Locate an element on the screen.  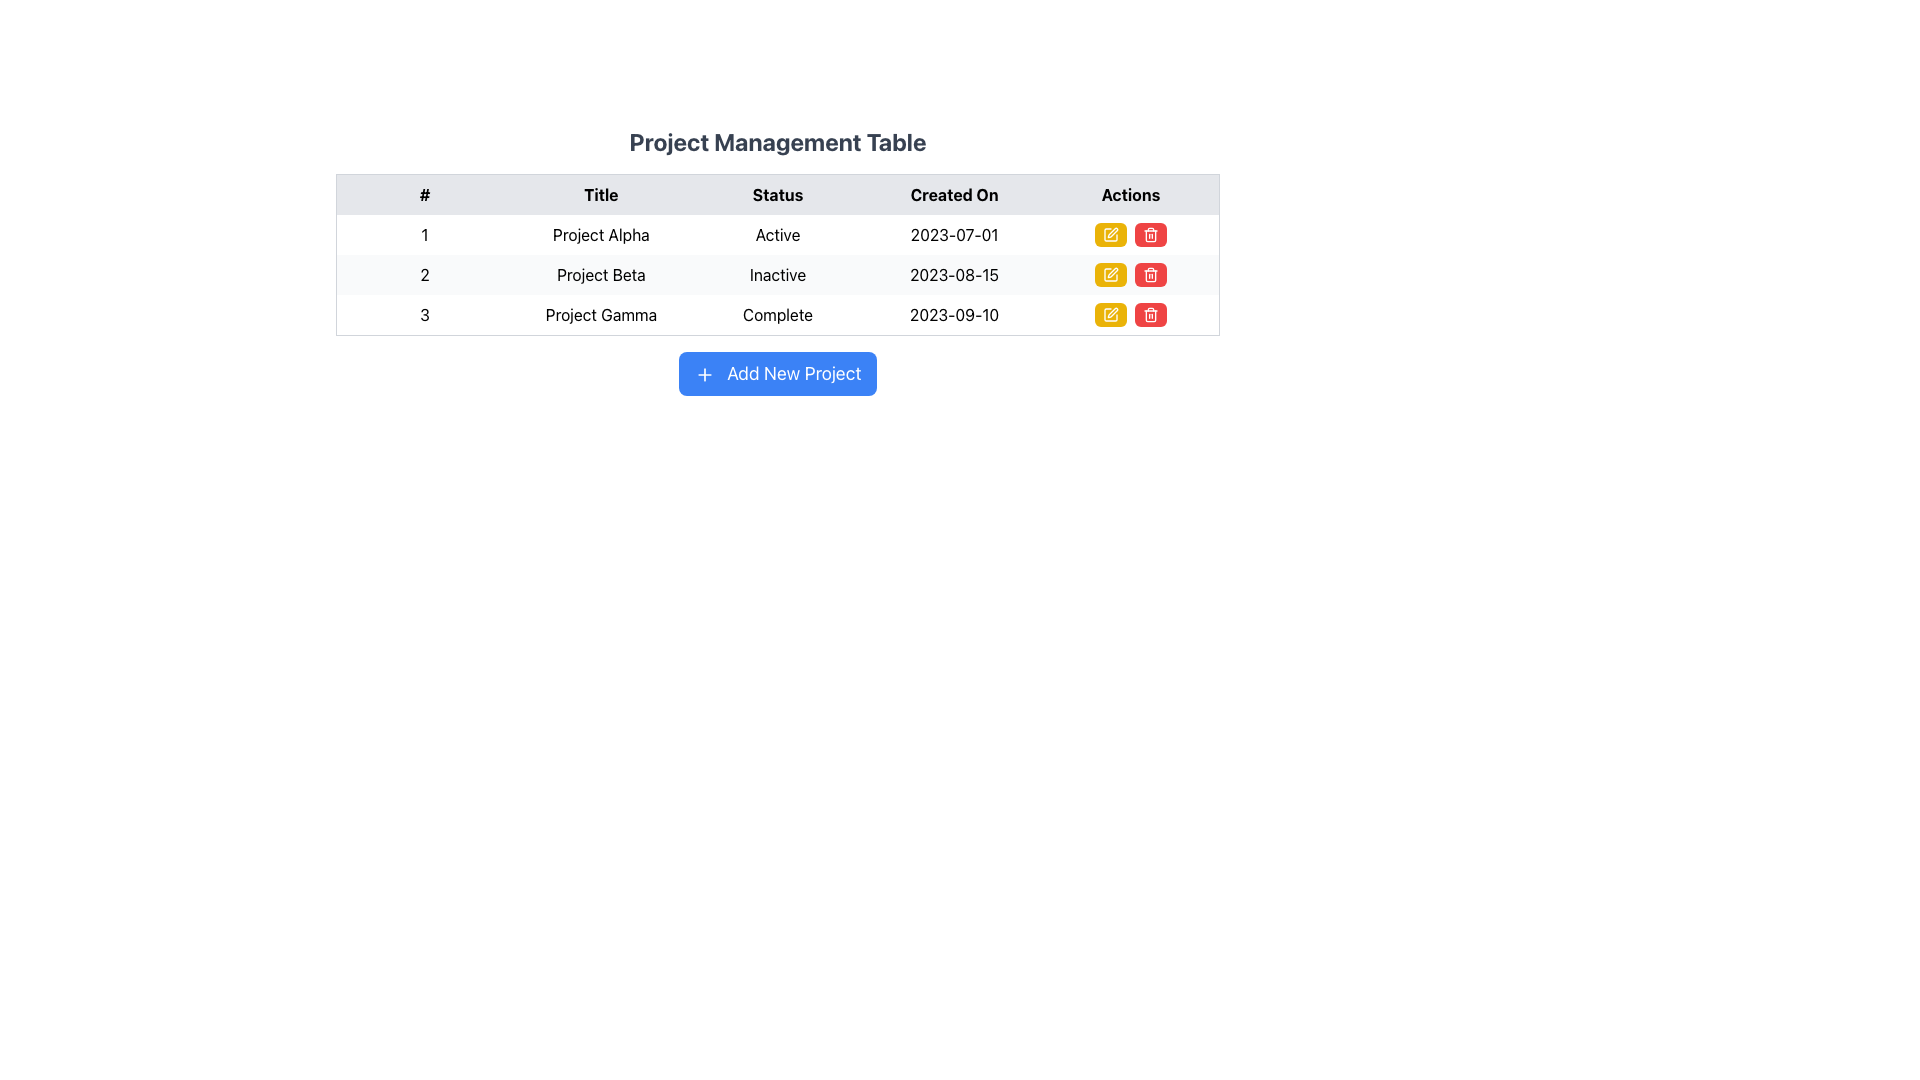
the red trash button in the Actions column of the table for 'Project Gamma' is located at coordinates (1150, 234).